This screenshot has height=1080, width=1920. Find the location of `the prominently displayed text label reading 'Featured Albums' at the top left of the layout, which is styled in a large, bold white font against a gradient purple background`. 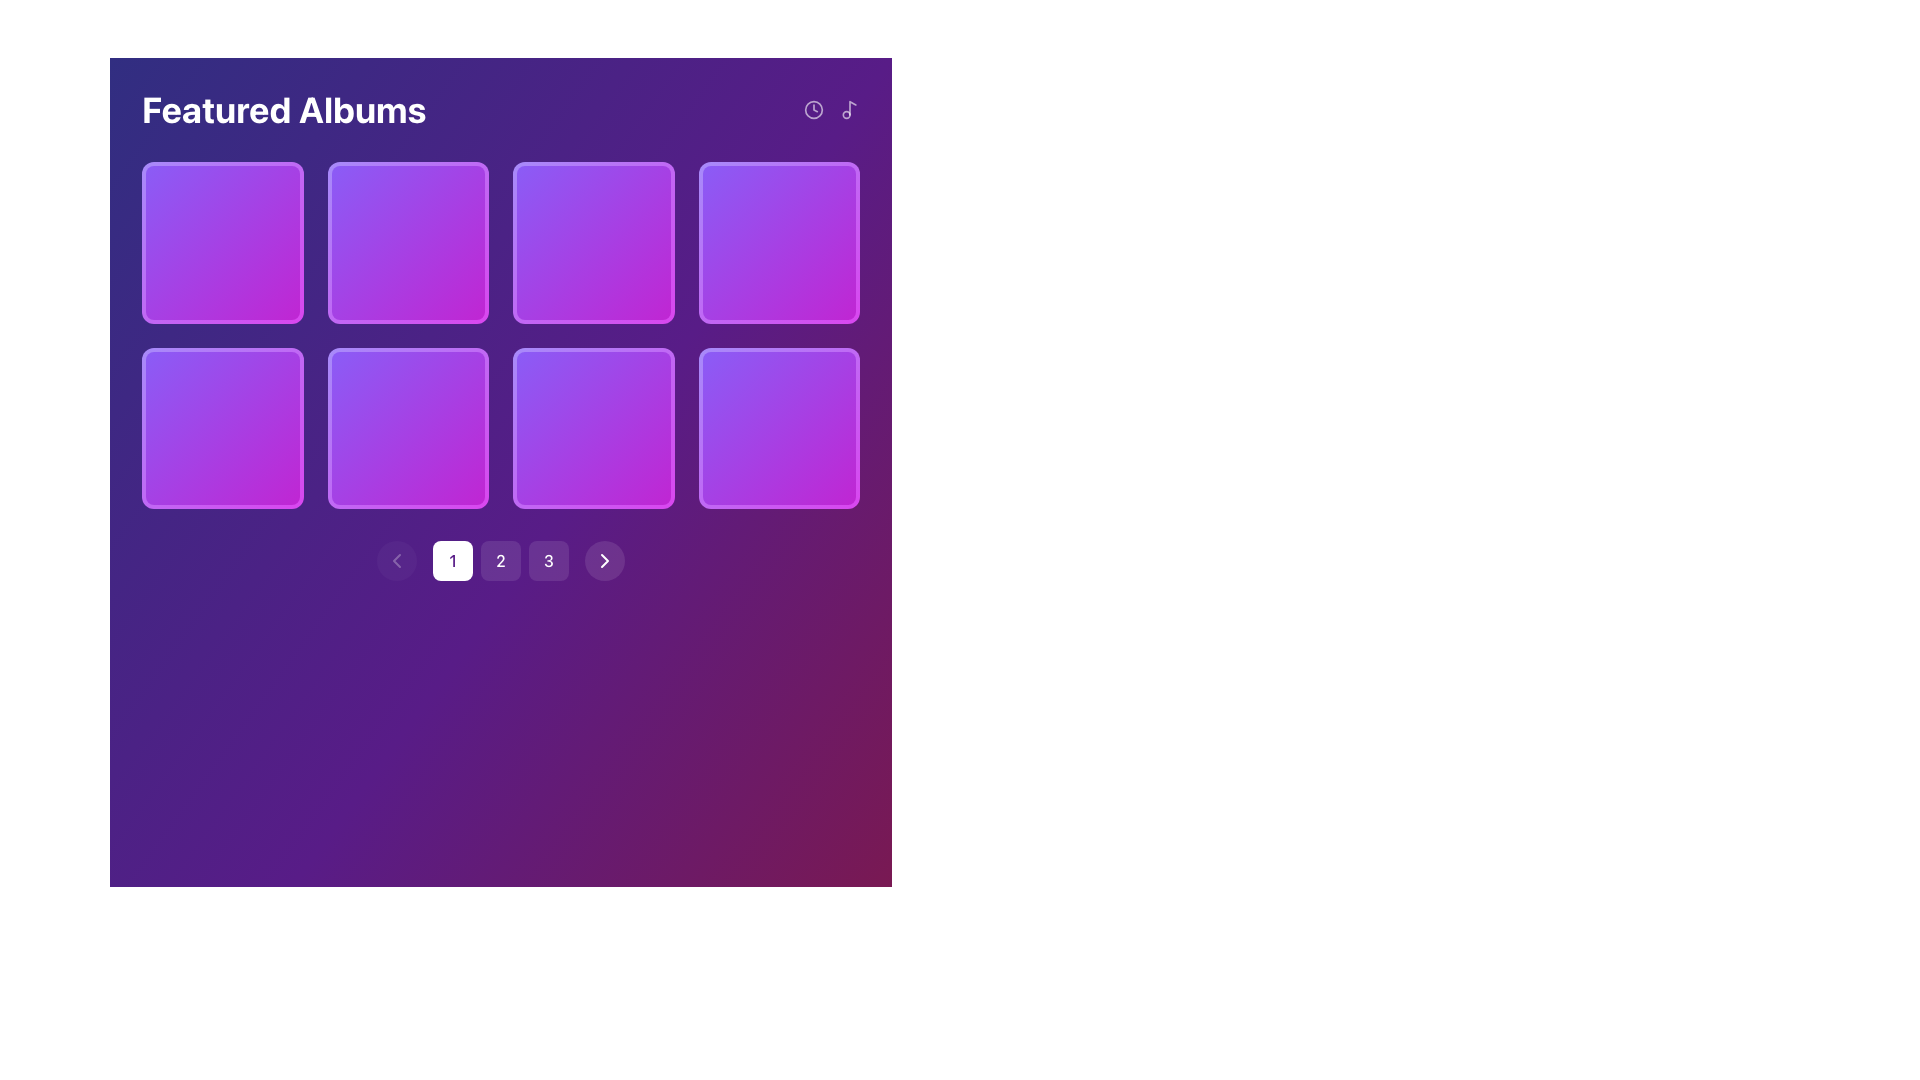

the prominently displayed text label reading 'Featured Albums' at the top left of the layout, which is styled in a large, bold white font against a gradient purple background is located at coordinates (283, 110).